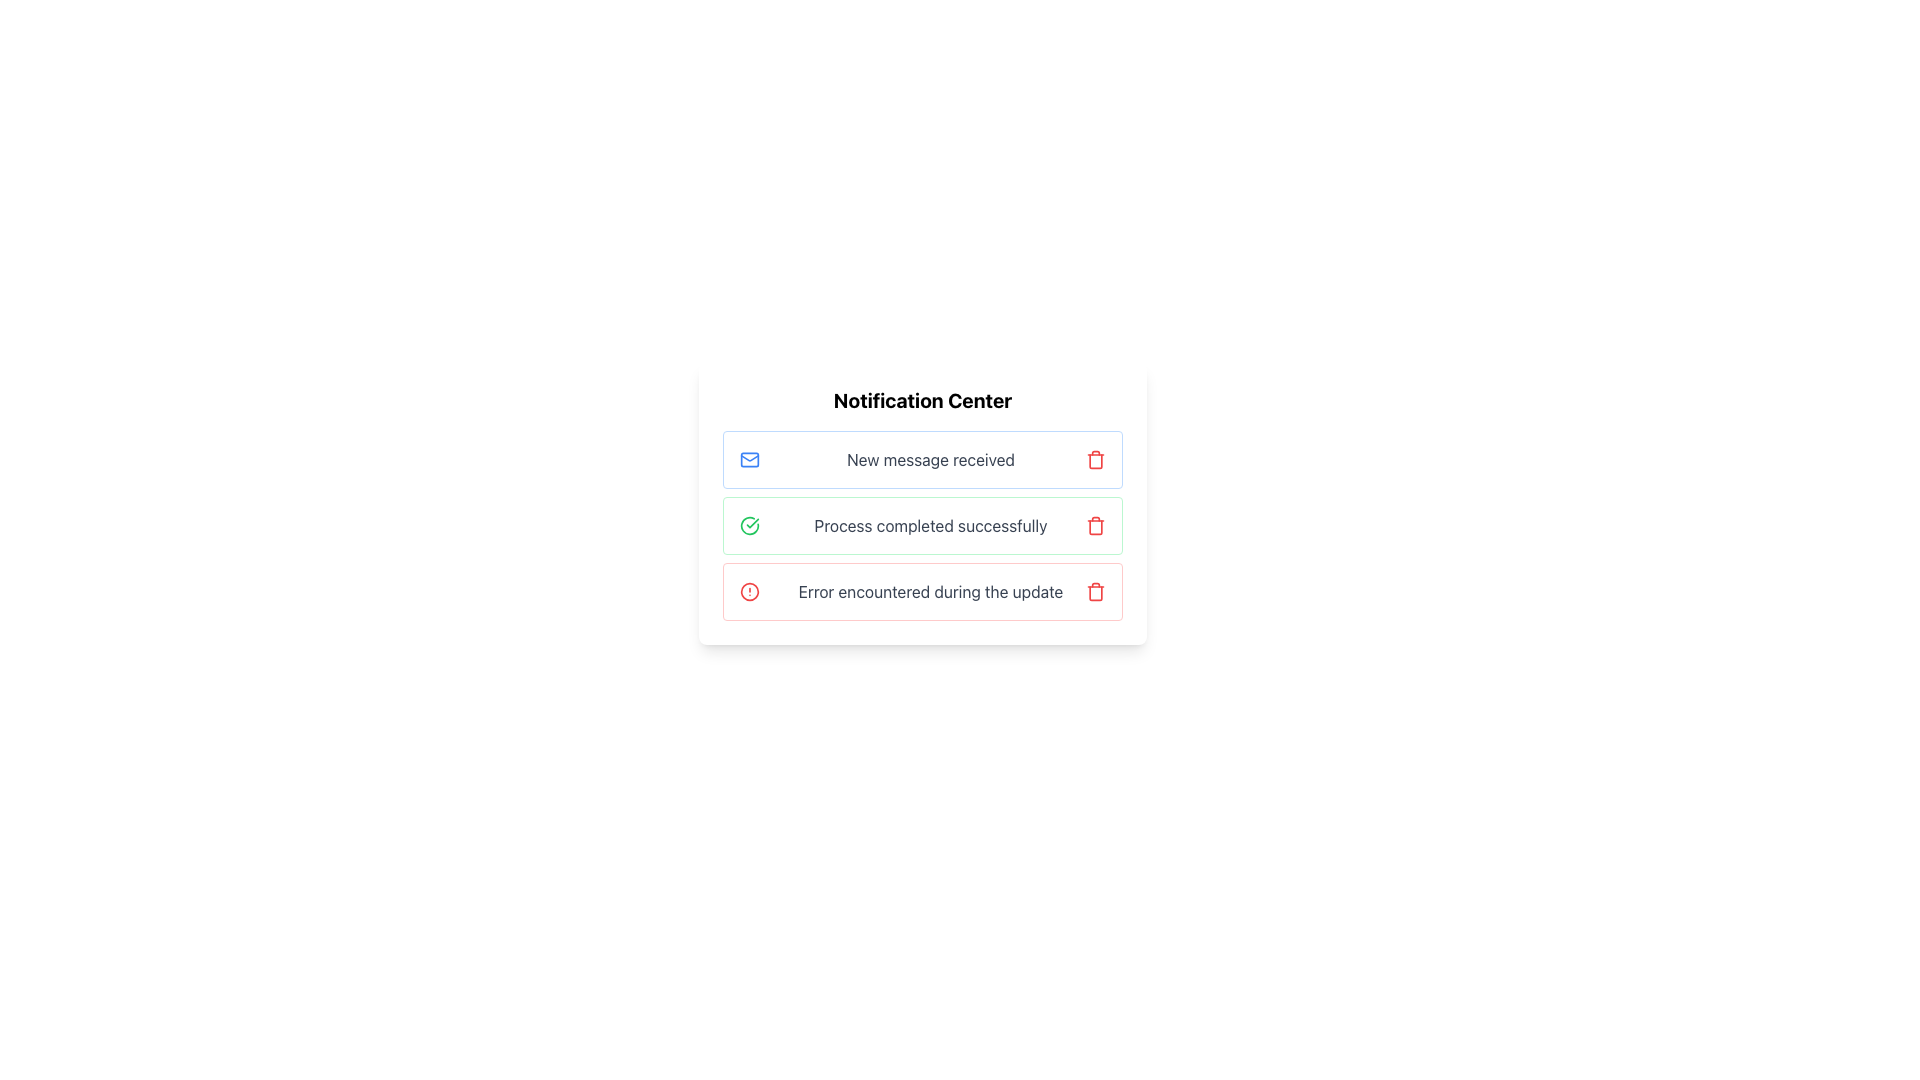 The height and width of the screenshot is (1080, 1920). Describe the element at coordinates (921, 590) in the screenshot. I see `message in the notification card that contains an error update, located as the last notification in the vertical list` at that location.